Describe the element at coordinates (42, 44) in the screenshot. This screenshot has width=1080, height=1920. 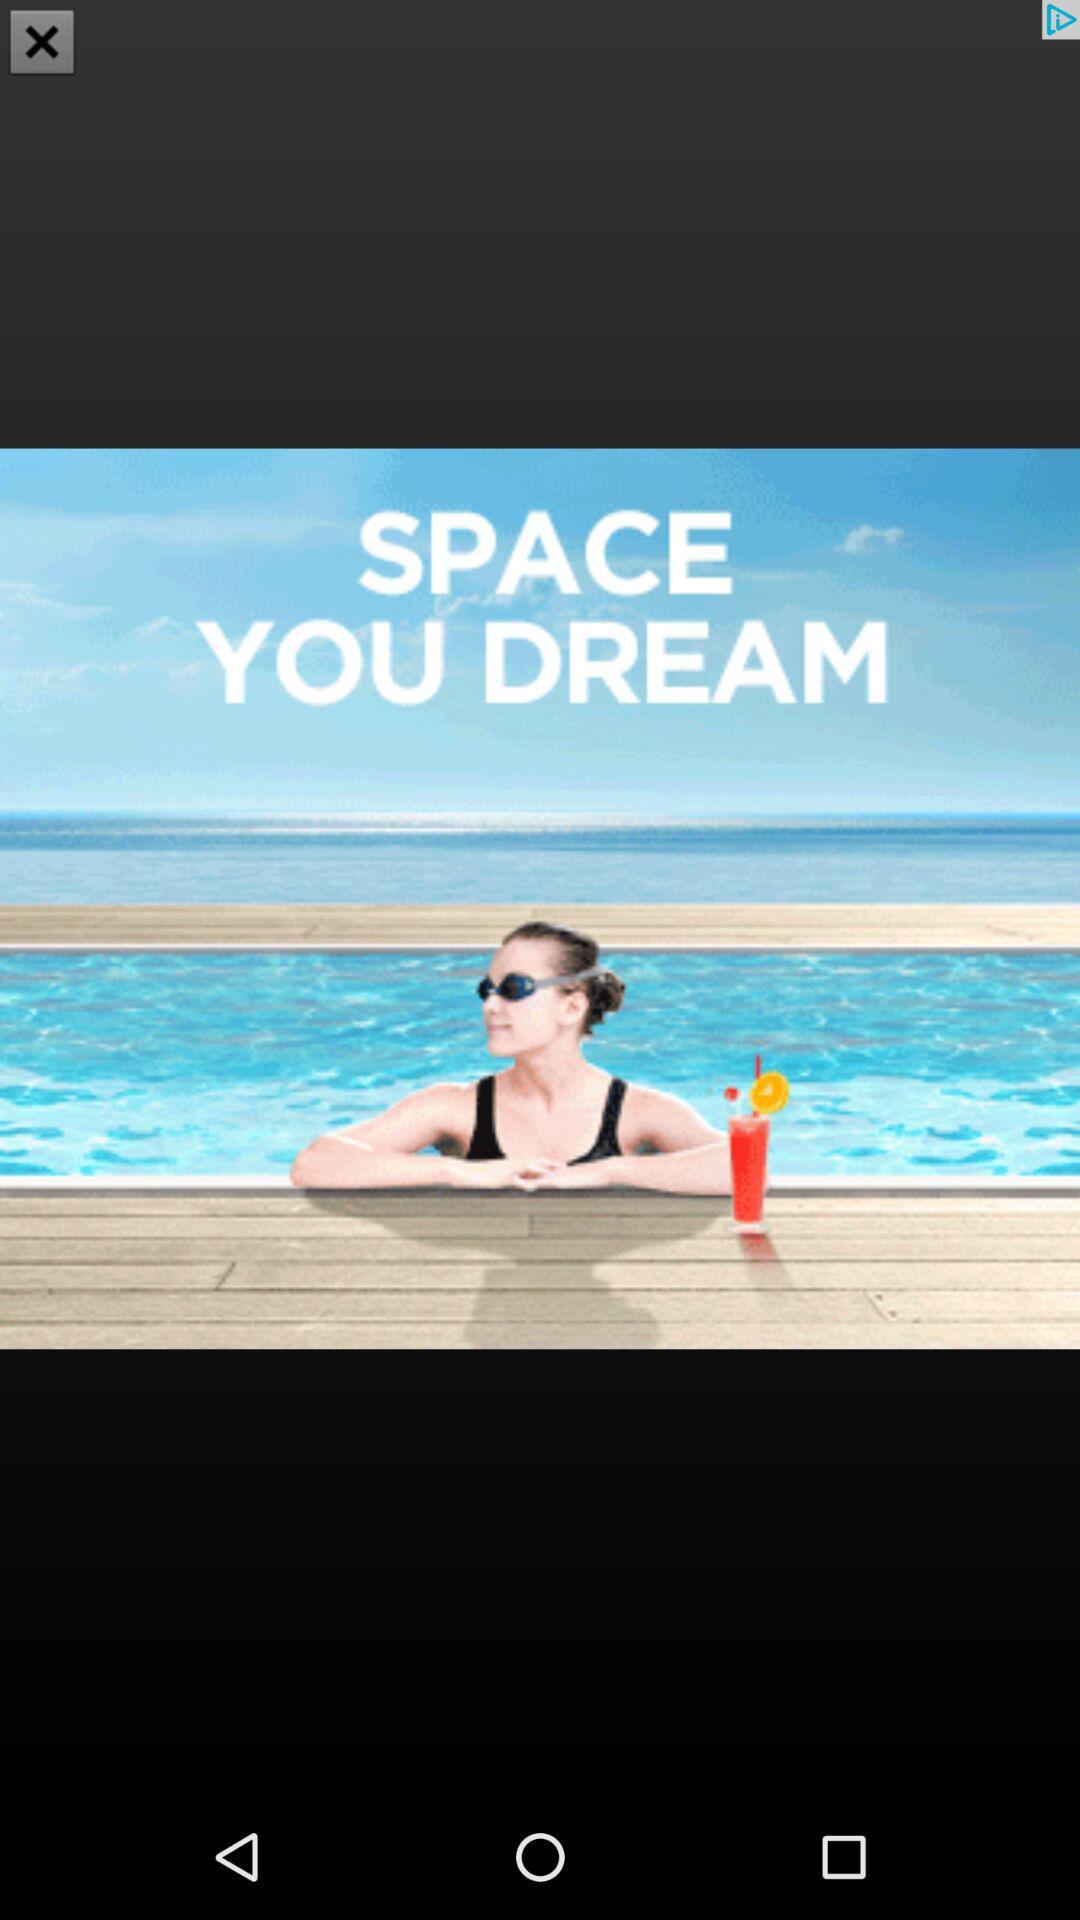
I see `the close icon` at that location.